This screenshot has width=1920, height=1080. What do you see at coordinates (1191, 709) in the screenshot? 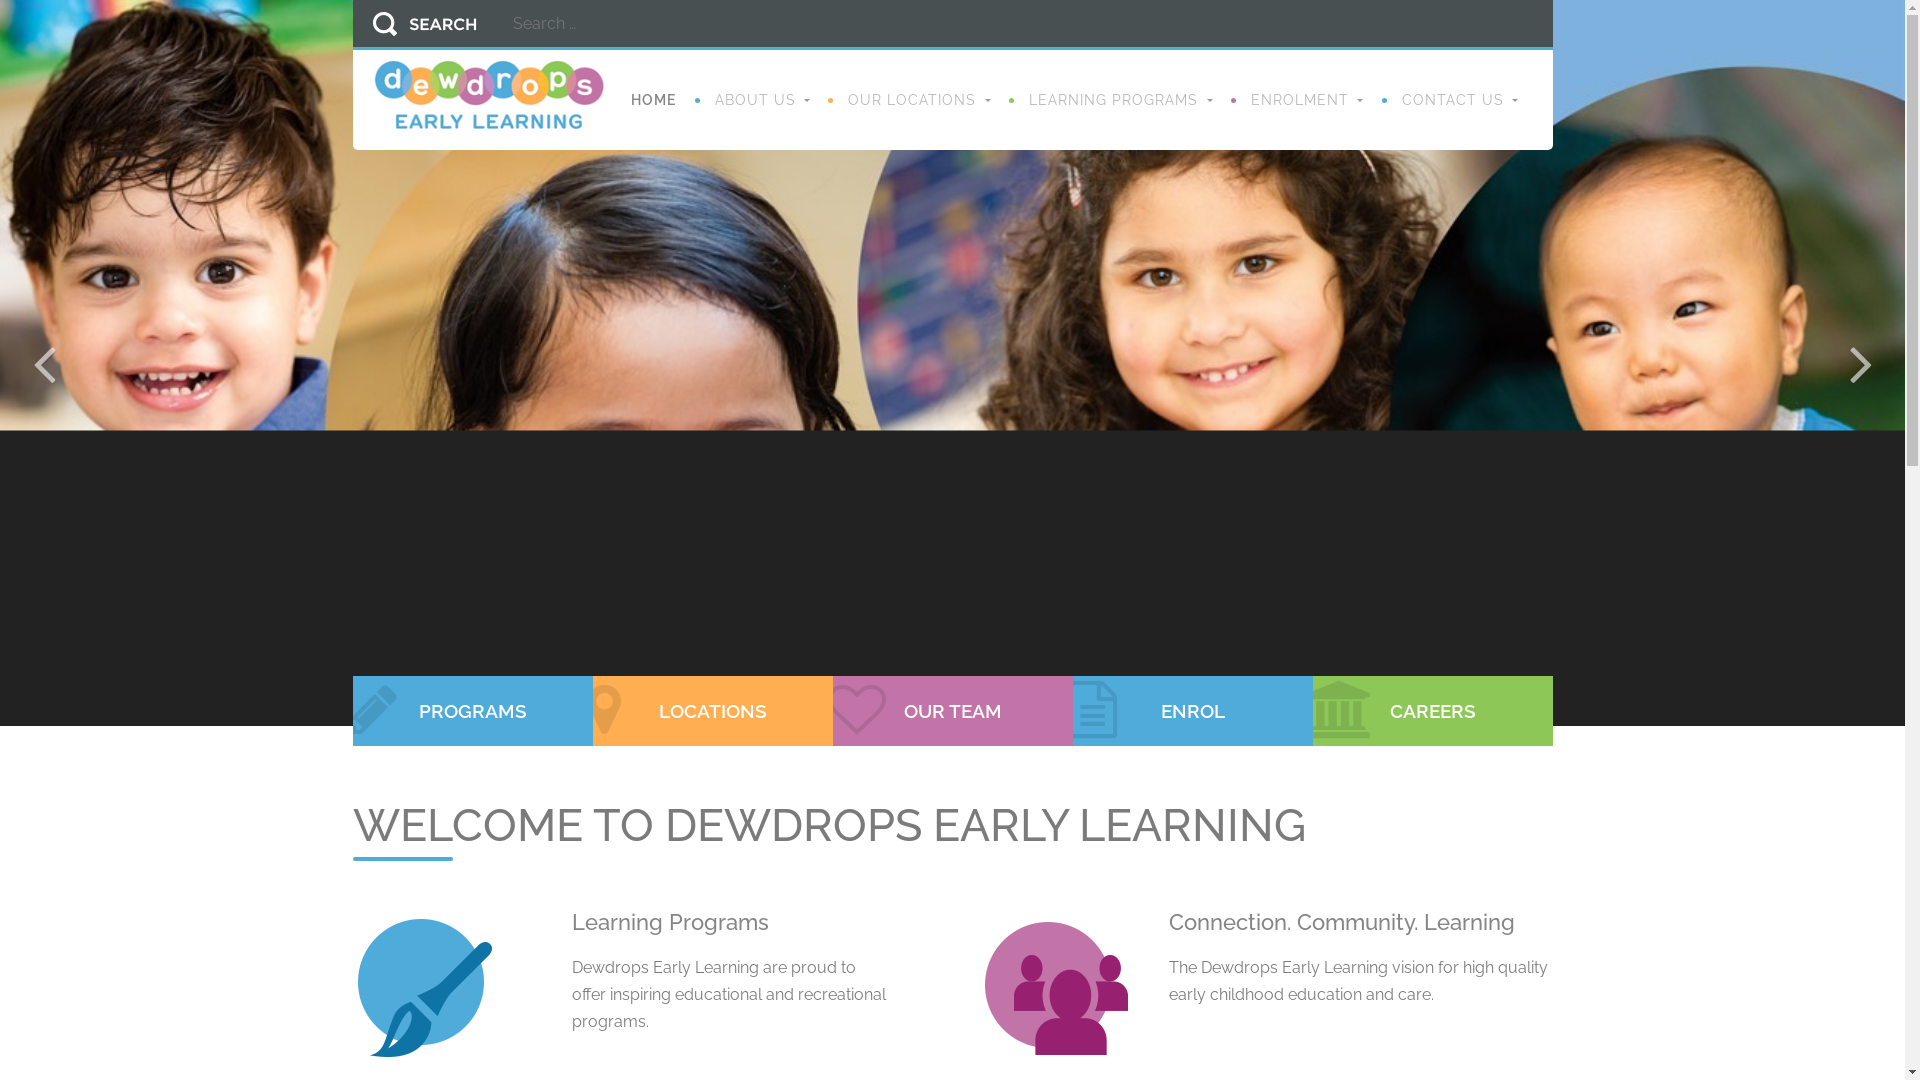
I see `'ENROL'` at bounding box center [1191, 709].